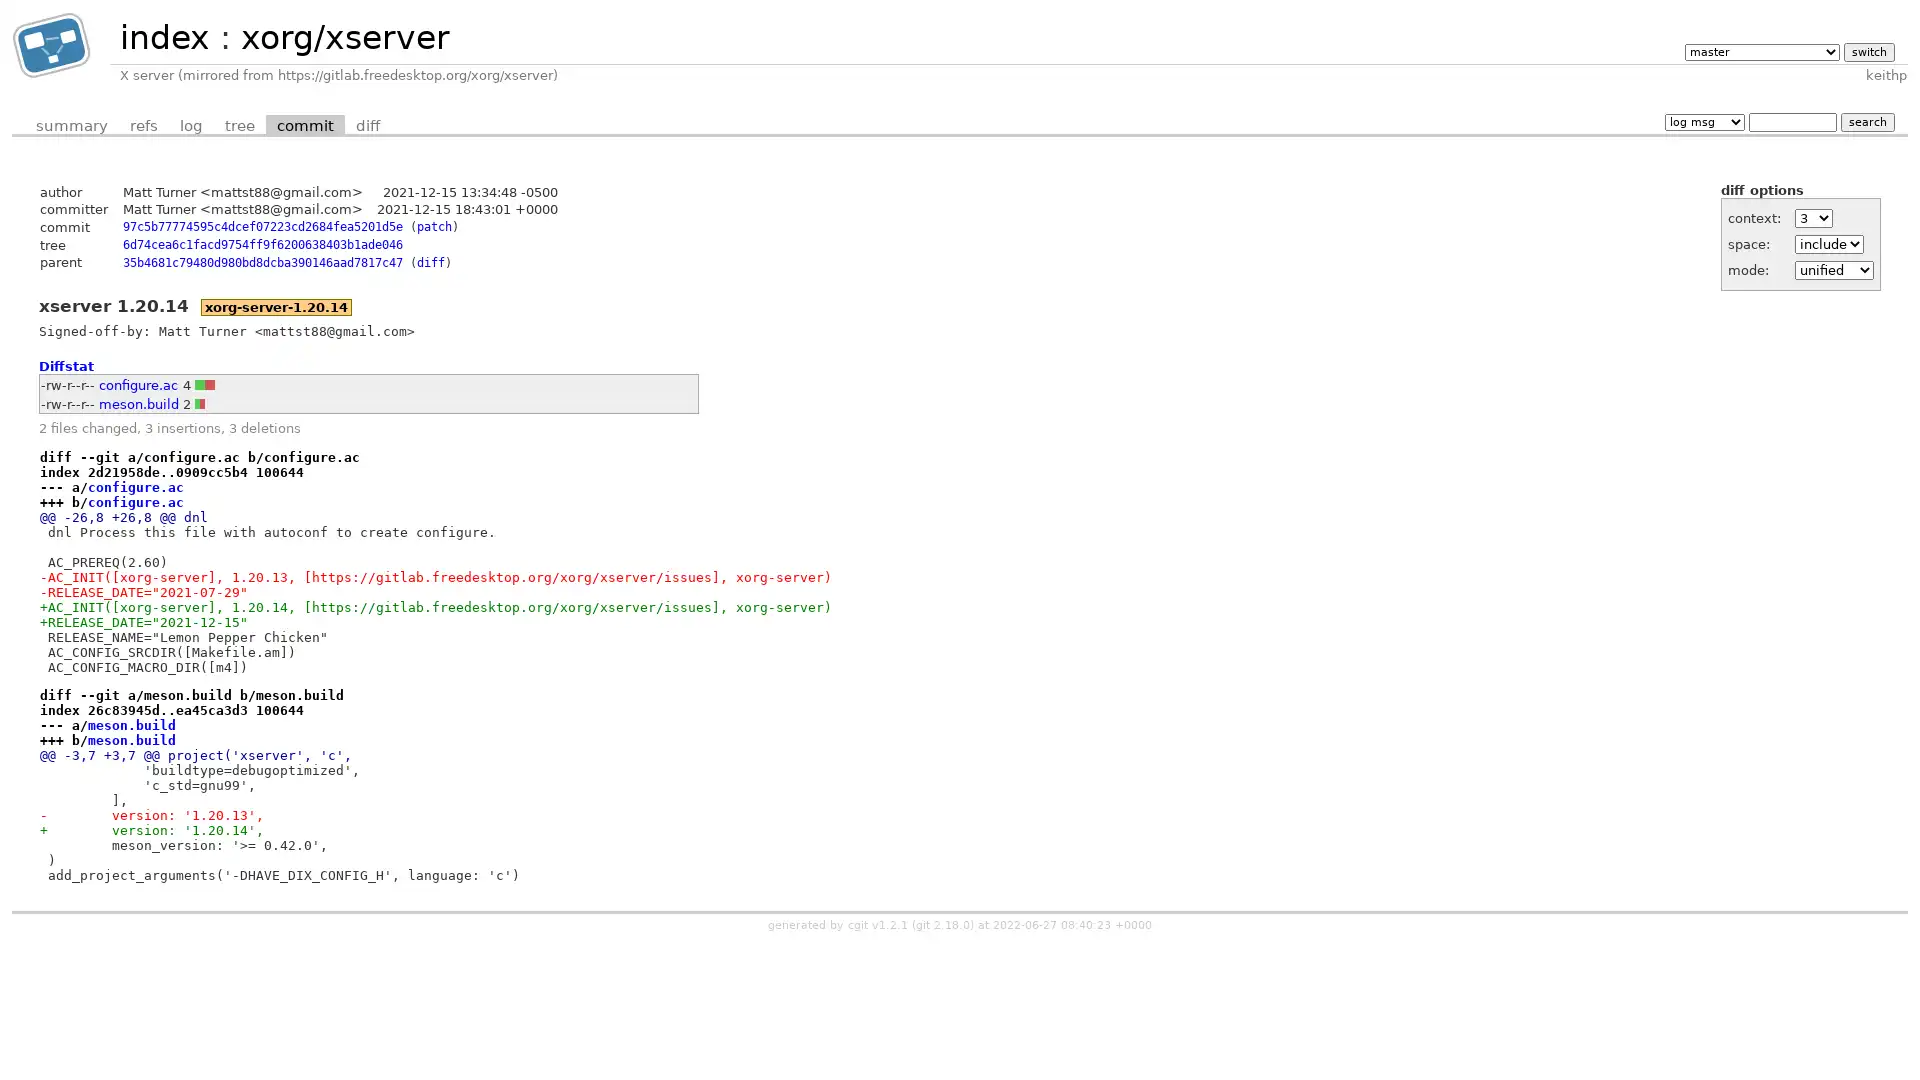 The width and height of the screenshot is (1920, 1080). Describe the element at coordinates (1866, 121) in the screenshot. I see `search` at that location.